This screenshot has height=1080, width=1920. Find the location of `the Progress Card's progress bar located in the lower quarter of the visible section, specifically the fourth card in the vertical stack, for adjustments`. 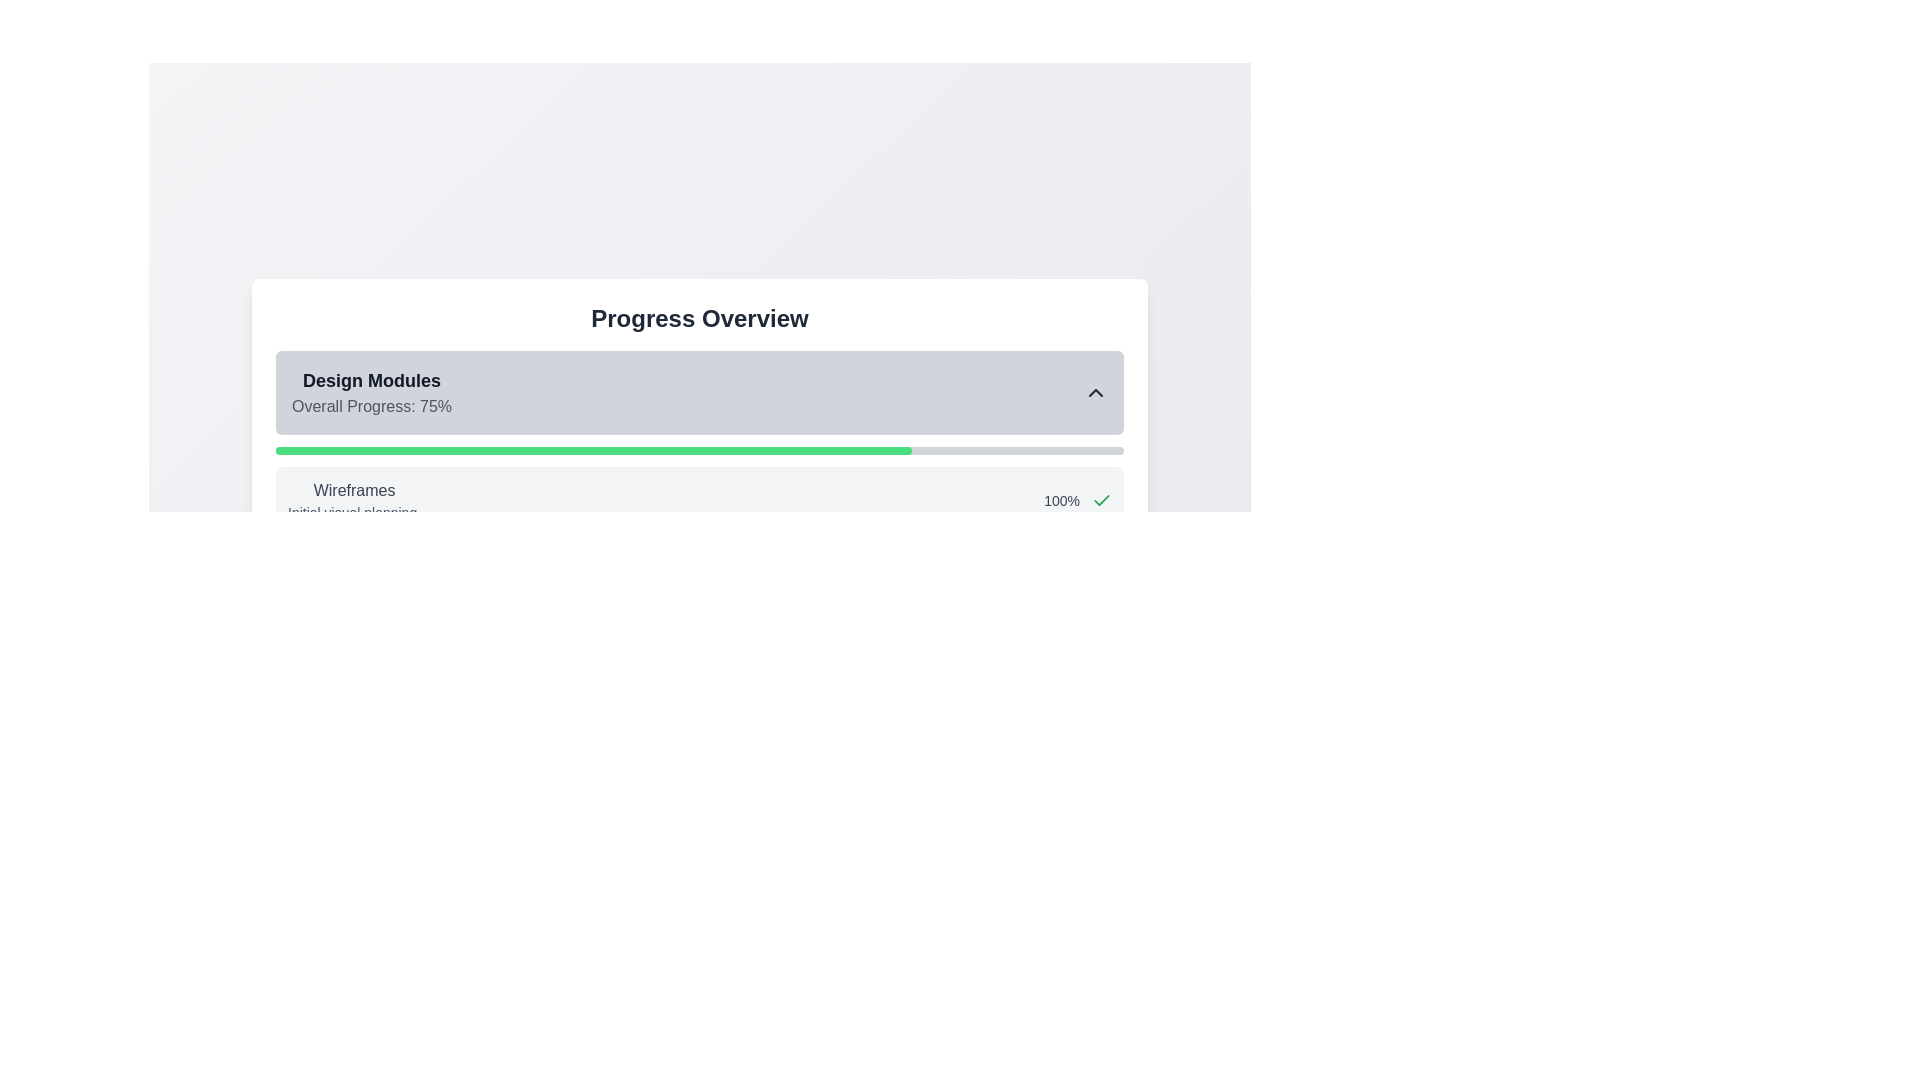

the Progress Card's progress bar located in the lower quarter of the visible section, specifically the fourth card in the vertical stack, for adjustments is located at coordinates (700, 756).